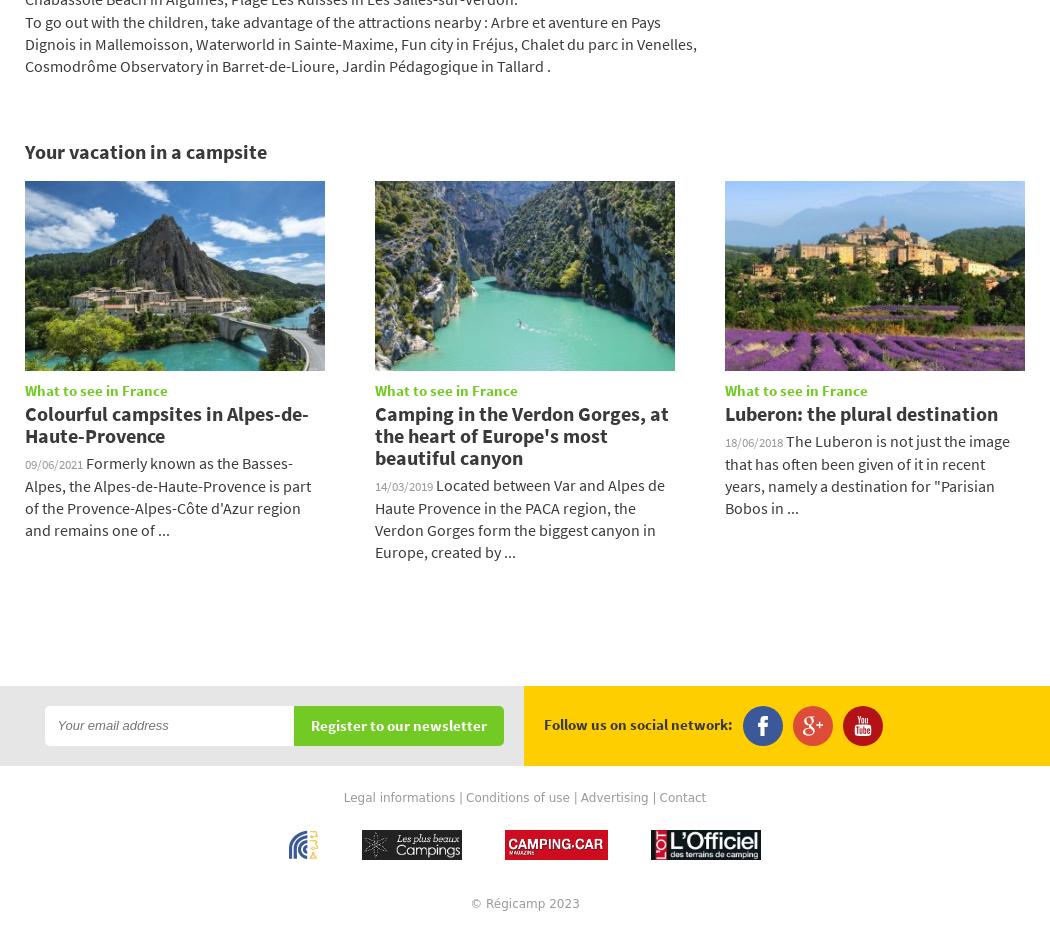  I want to click on '18/06/2018', so click(755, 441).